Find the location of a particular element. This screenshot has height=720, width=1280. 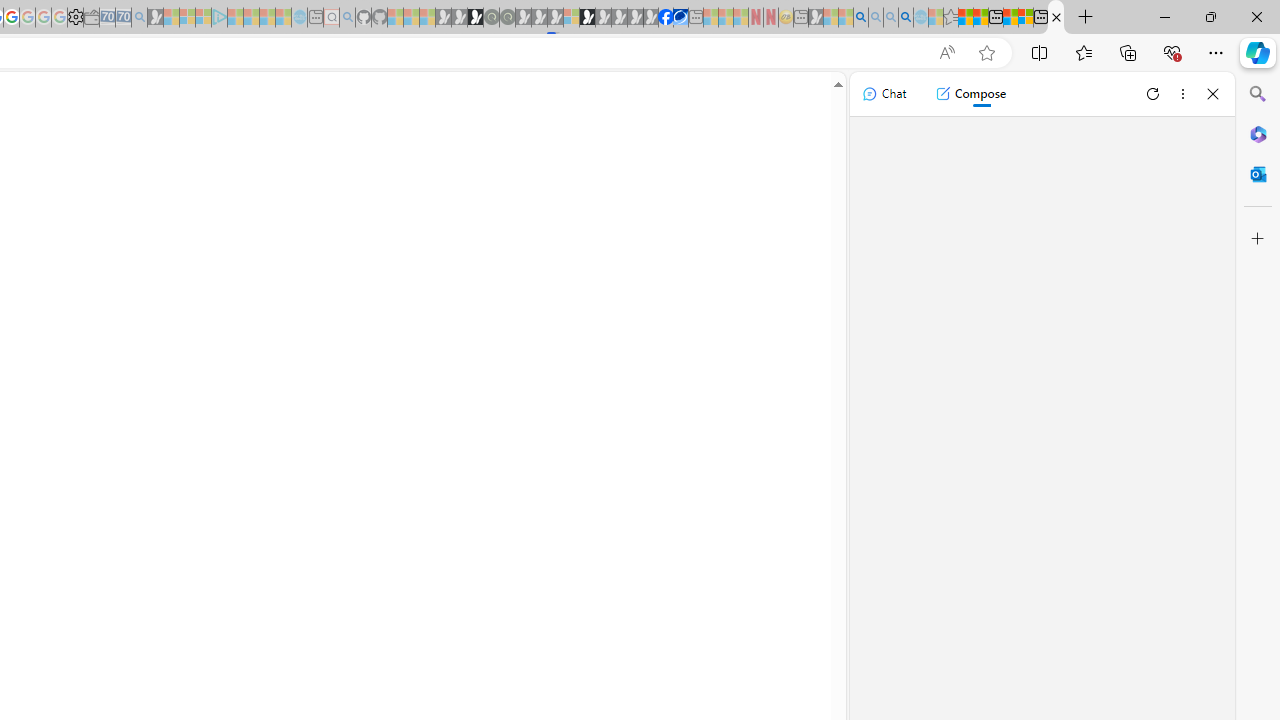

'Bing Real Estate - Home sales and rental listings - Sleeping' is located at coordinates (138, 17).